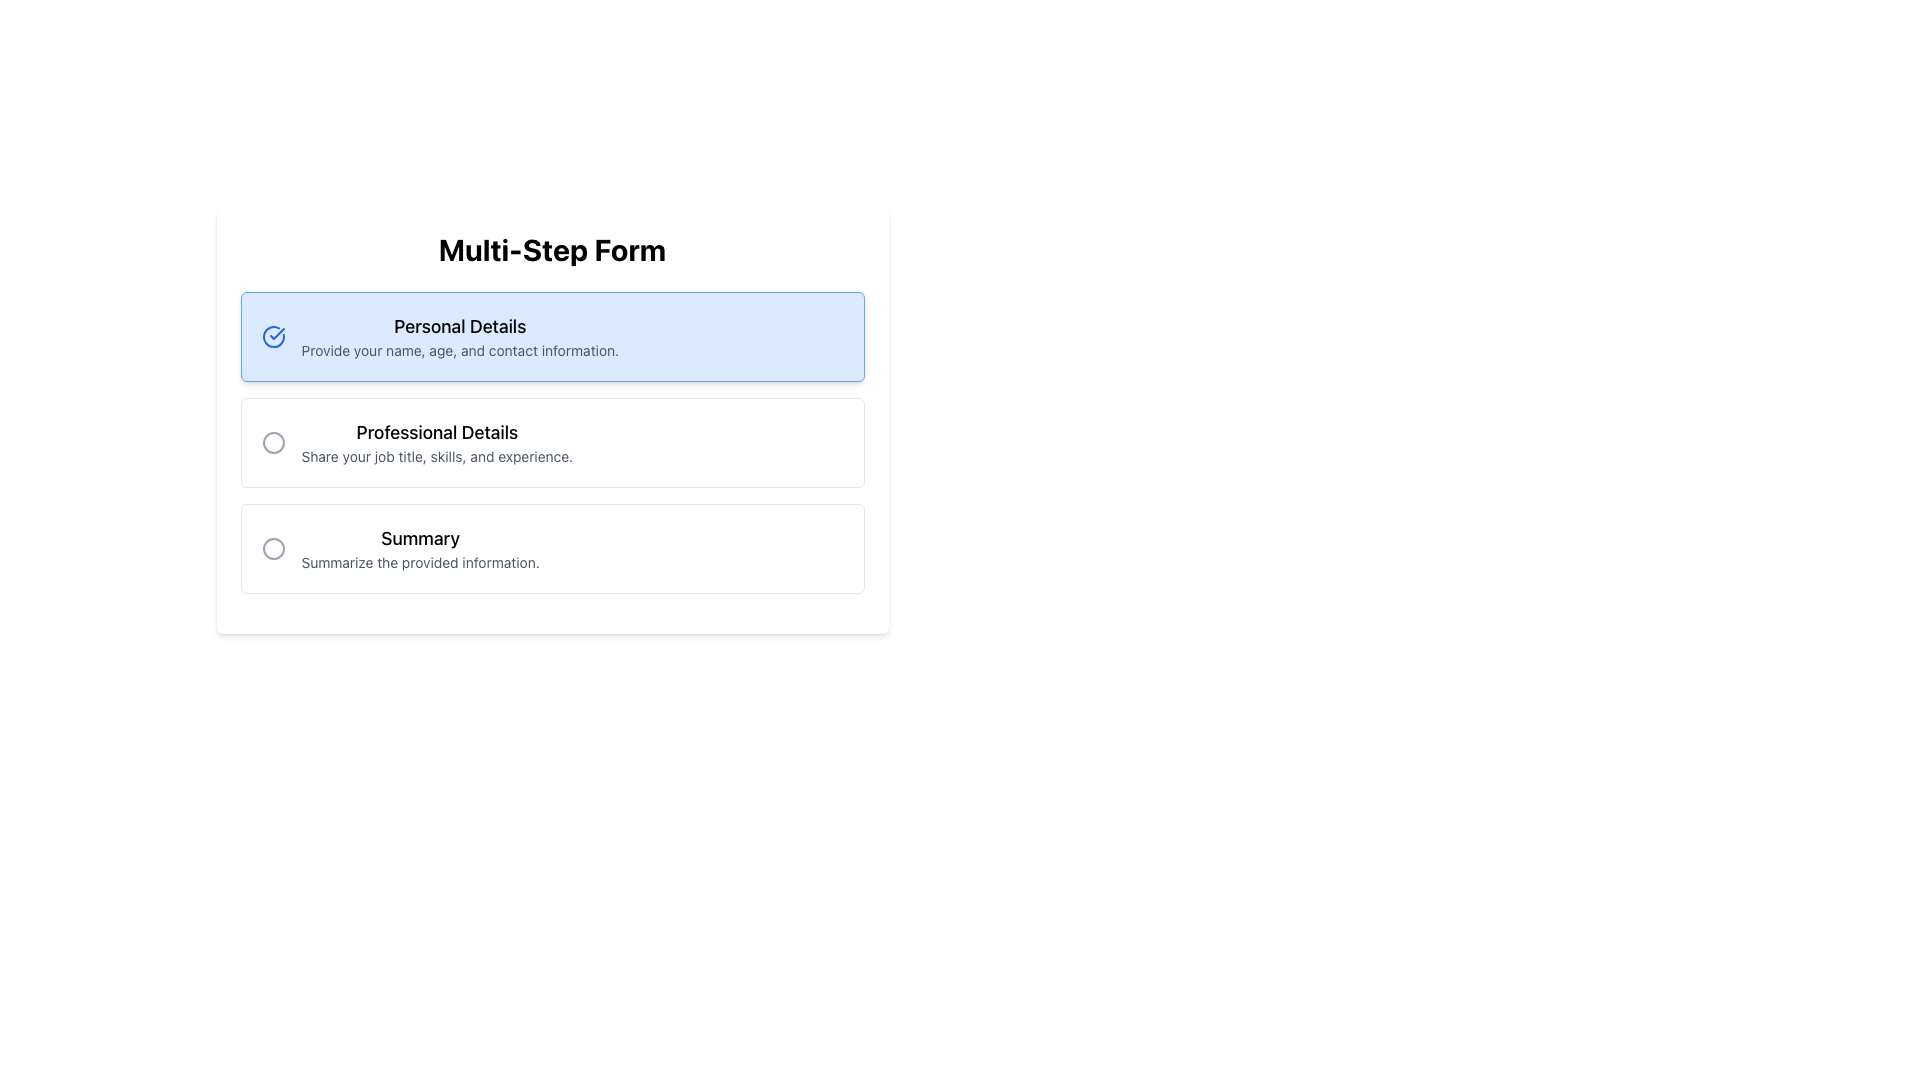 Image resolution: width=1920 pixels, height=1080 pixels. I want to click on text label stating 'Summarize the provided information.' which is styled in a small, gray font and located below the 'Summary' label in the multi-step form, so click(419, 563).